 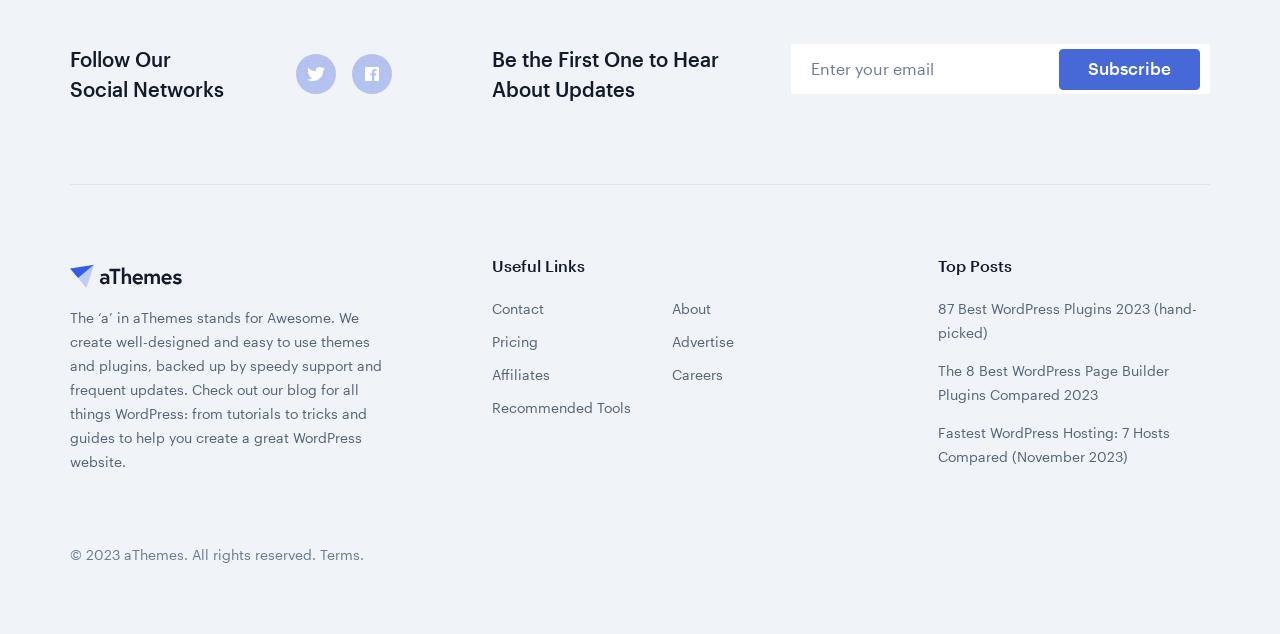 I want to click on 'The 8 Best WordPress Page Builder Plugins Compared 2023', so click(x=935, y=131).